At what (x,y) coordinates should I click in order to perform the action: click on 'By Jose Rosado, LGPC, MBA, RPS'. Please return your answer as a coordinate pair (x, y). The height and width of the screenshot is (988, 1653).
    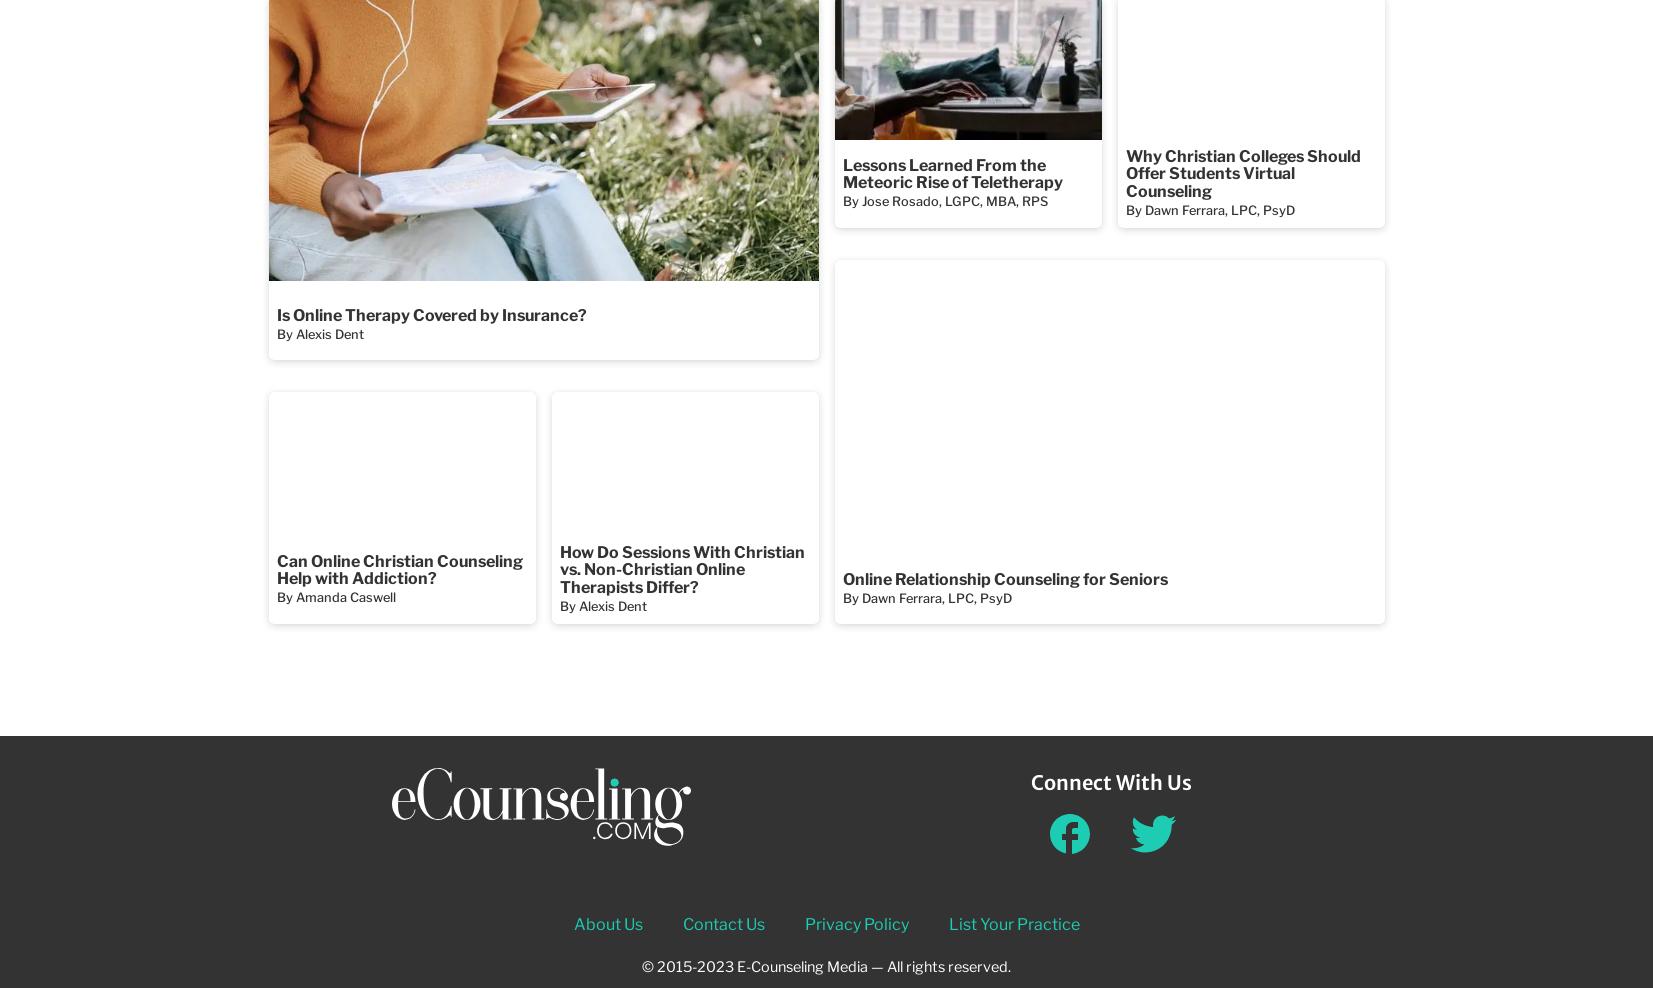
    Looking at the image, I should click on (944, 200).